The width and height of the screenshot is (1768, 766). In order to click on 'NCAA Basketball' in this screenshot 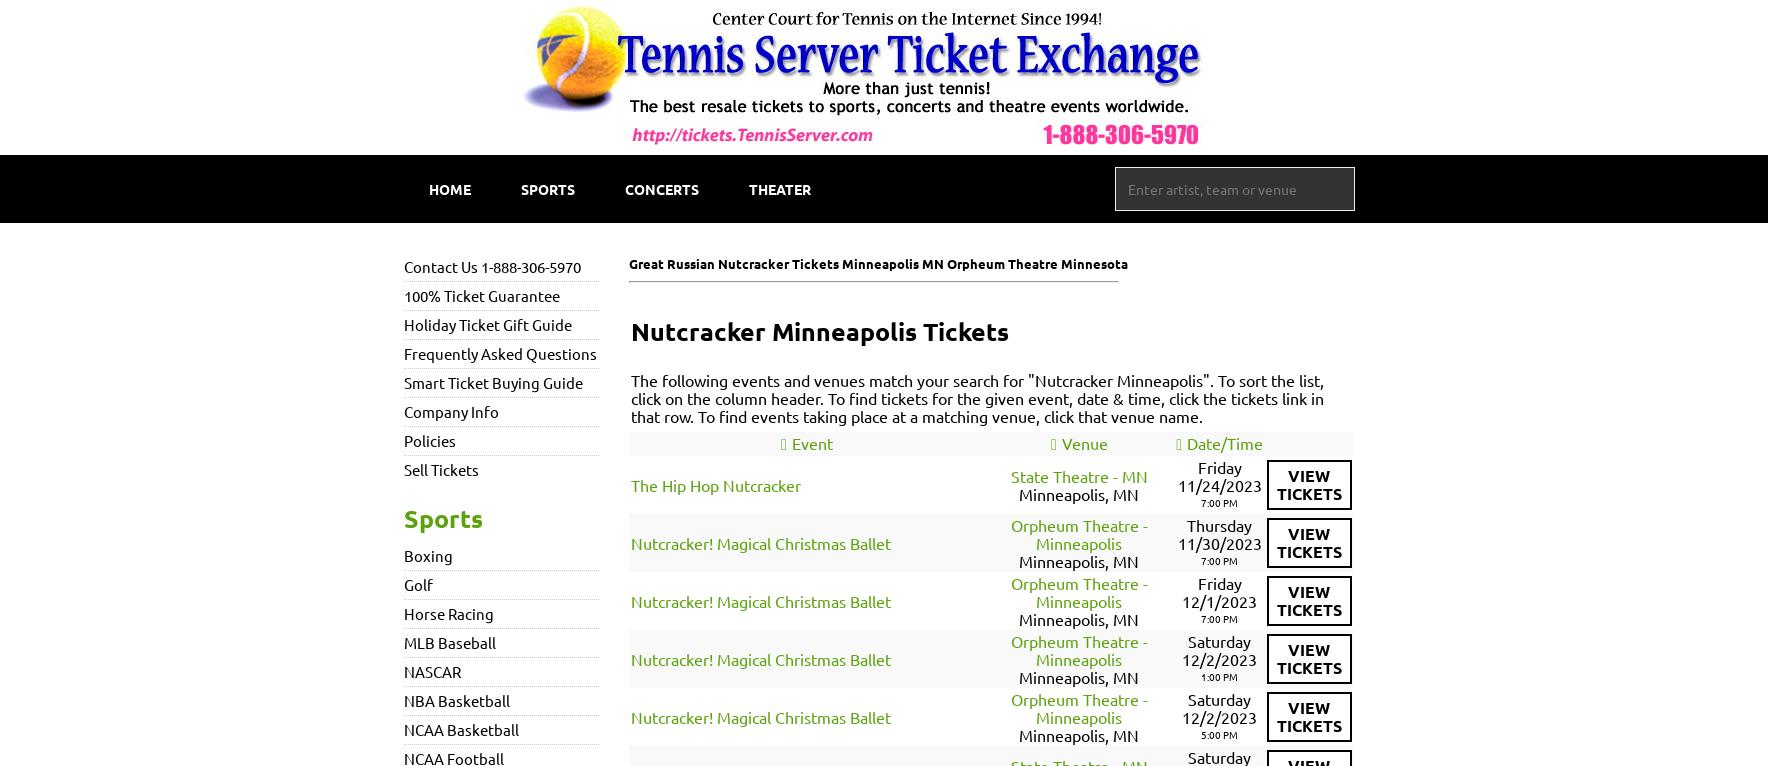, I will do `click(460, 729)`.